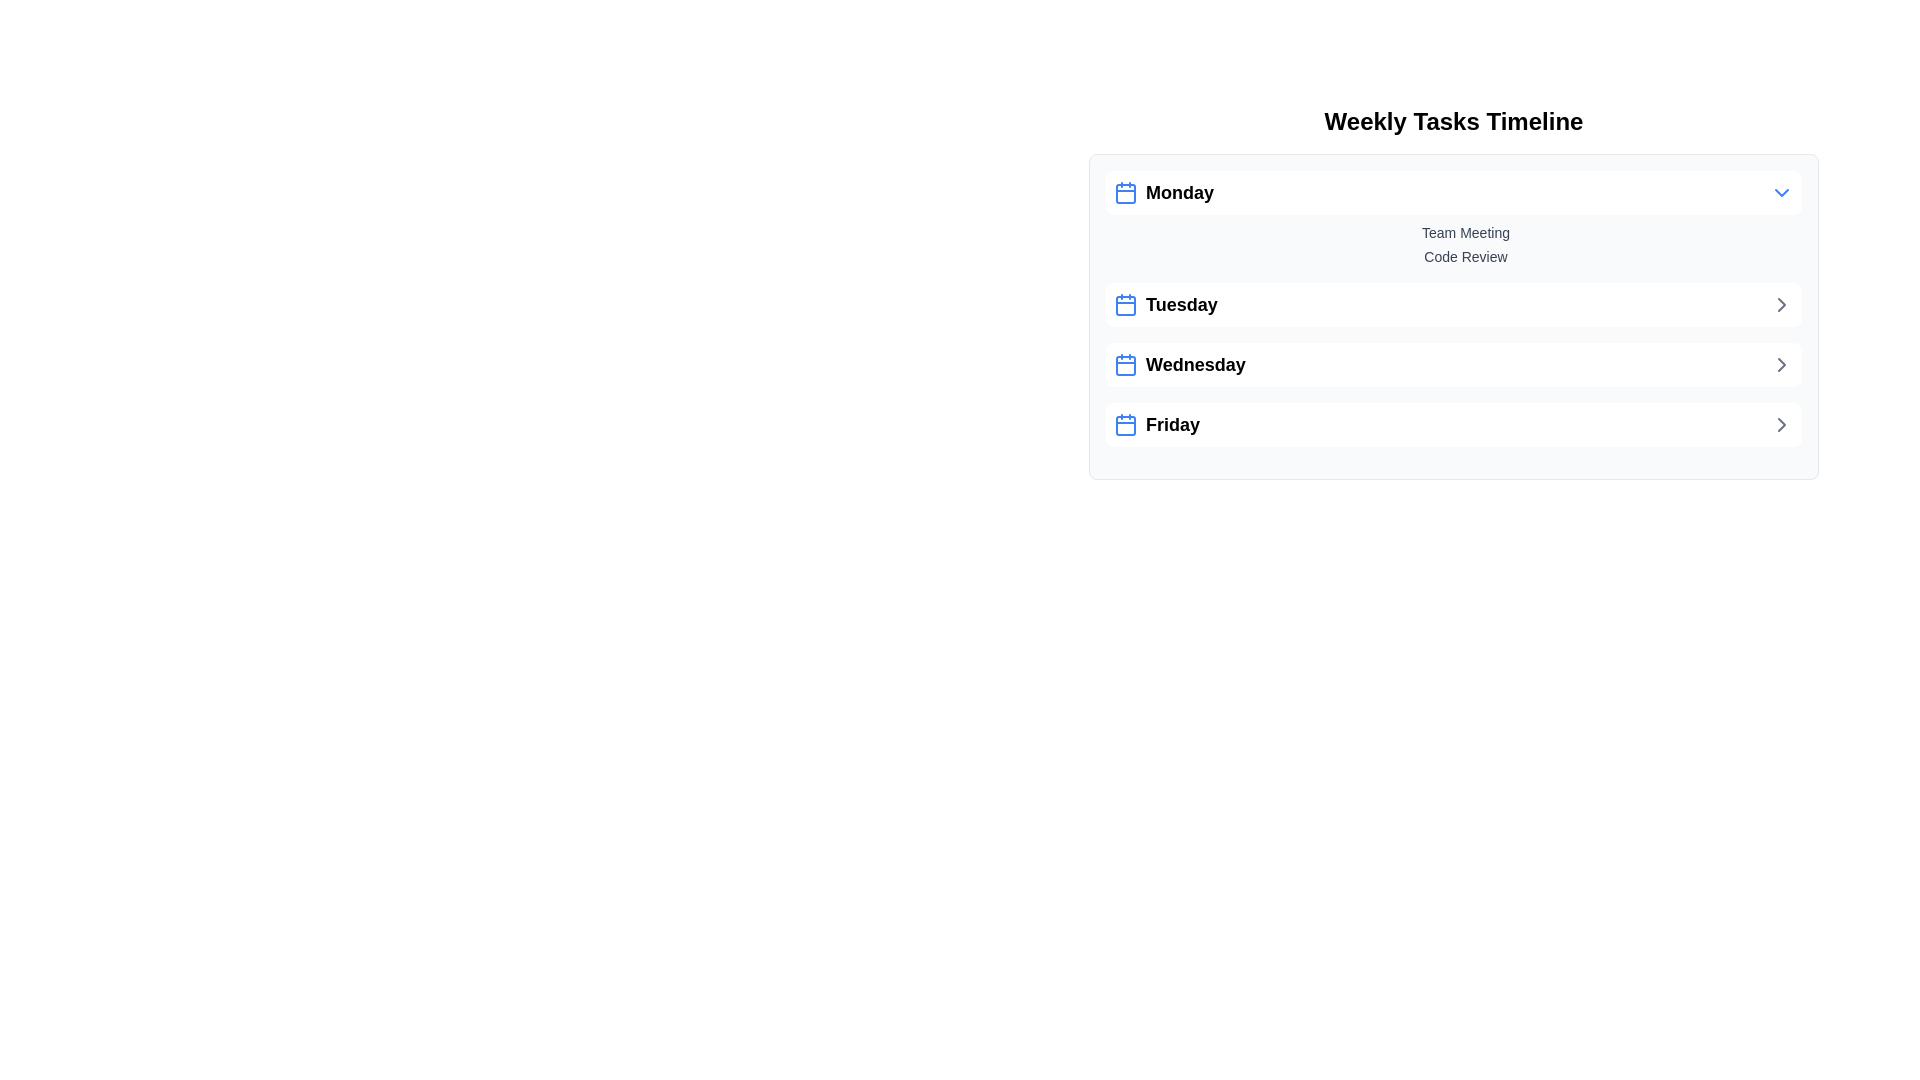 The width and height of the screenshot is (1920, 1080). What do you see at coordinates (1454, 423) in the screenshot?
I see `the interactive list item representing 'Friday' in the 'Weekly Tasks Timeline'` at bounding box center [1454, 423].